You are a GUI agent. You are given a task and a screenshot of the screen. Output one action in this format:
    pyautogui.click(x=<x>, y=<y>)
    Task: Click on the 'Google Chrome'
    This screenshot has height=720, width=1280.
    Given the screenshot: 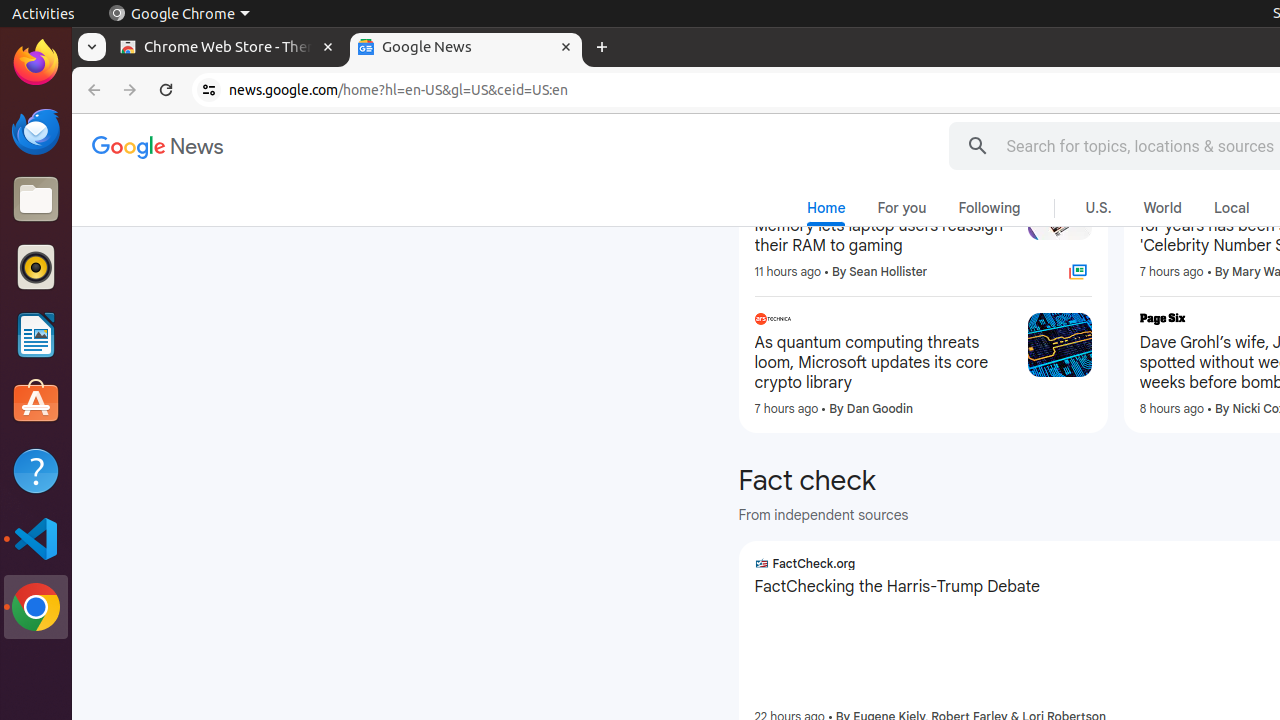 What is the action you would take?
    pyautogui.click(x=178, y=13)
    